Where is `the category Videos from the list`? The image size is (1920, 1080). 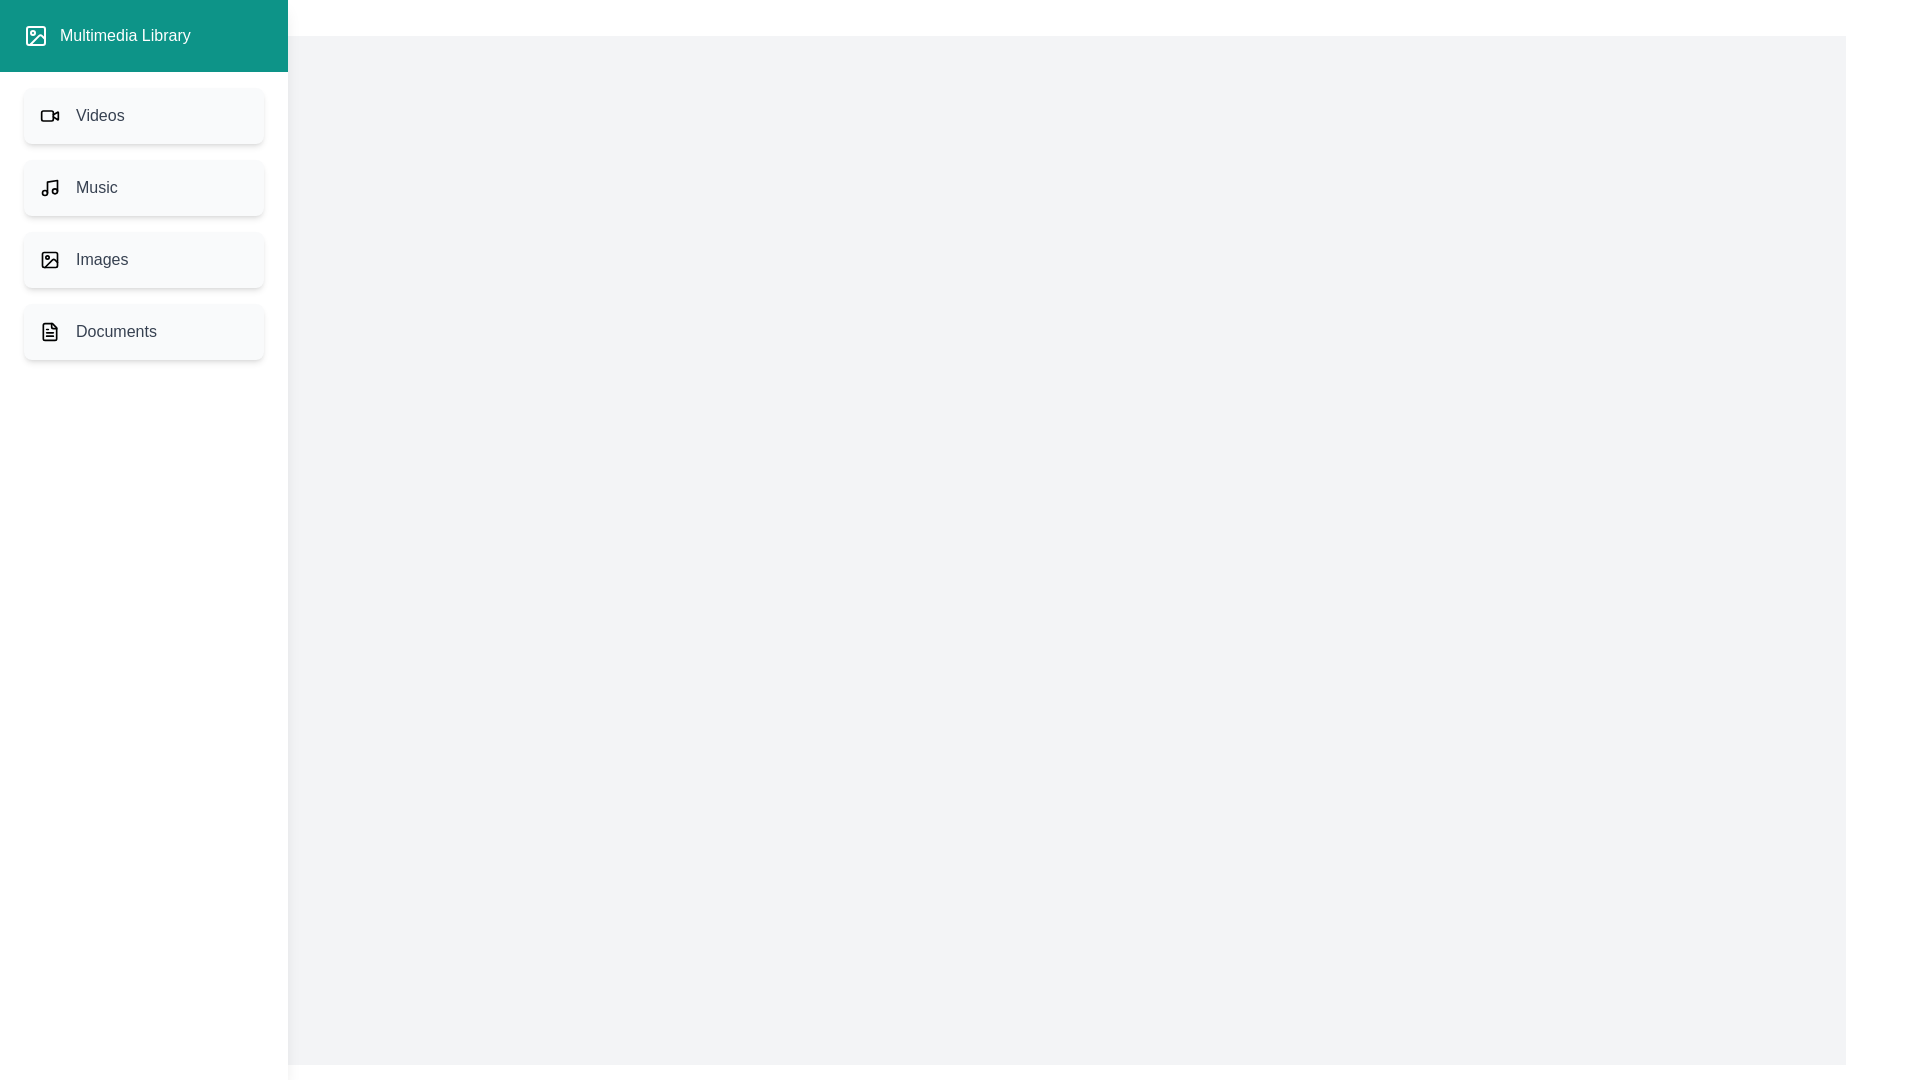 the category Videos from the list is located at coordinates (143, 115).